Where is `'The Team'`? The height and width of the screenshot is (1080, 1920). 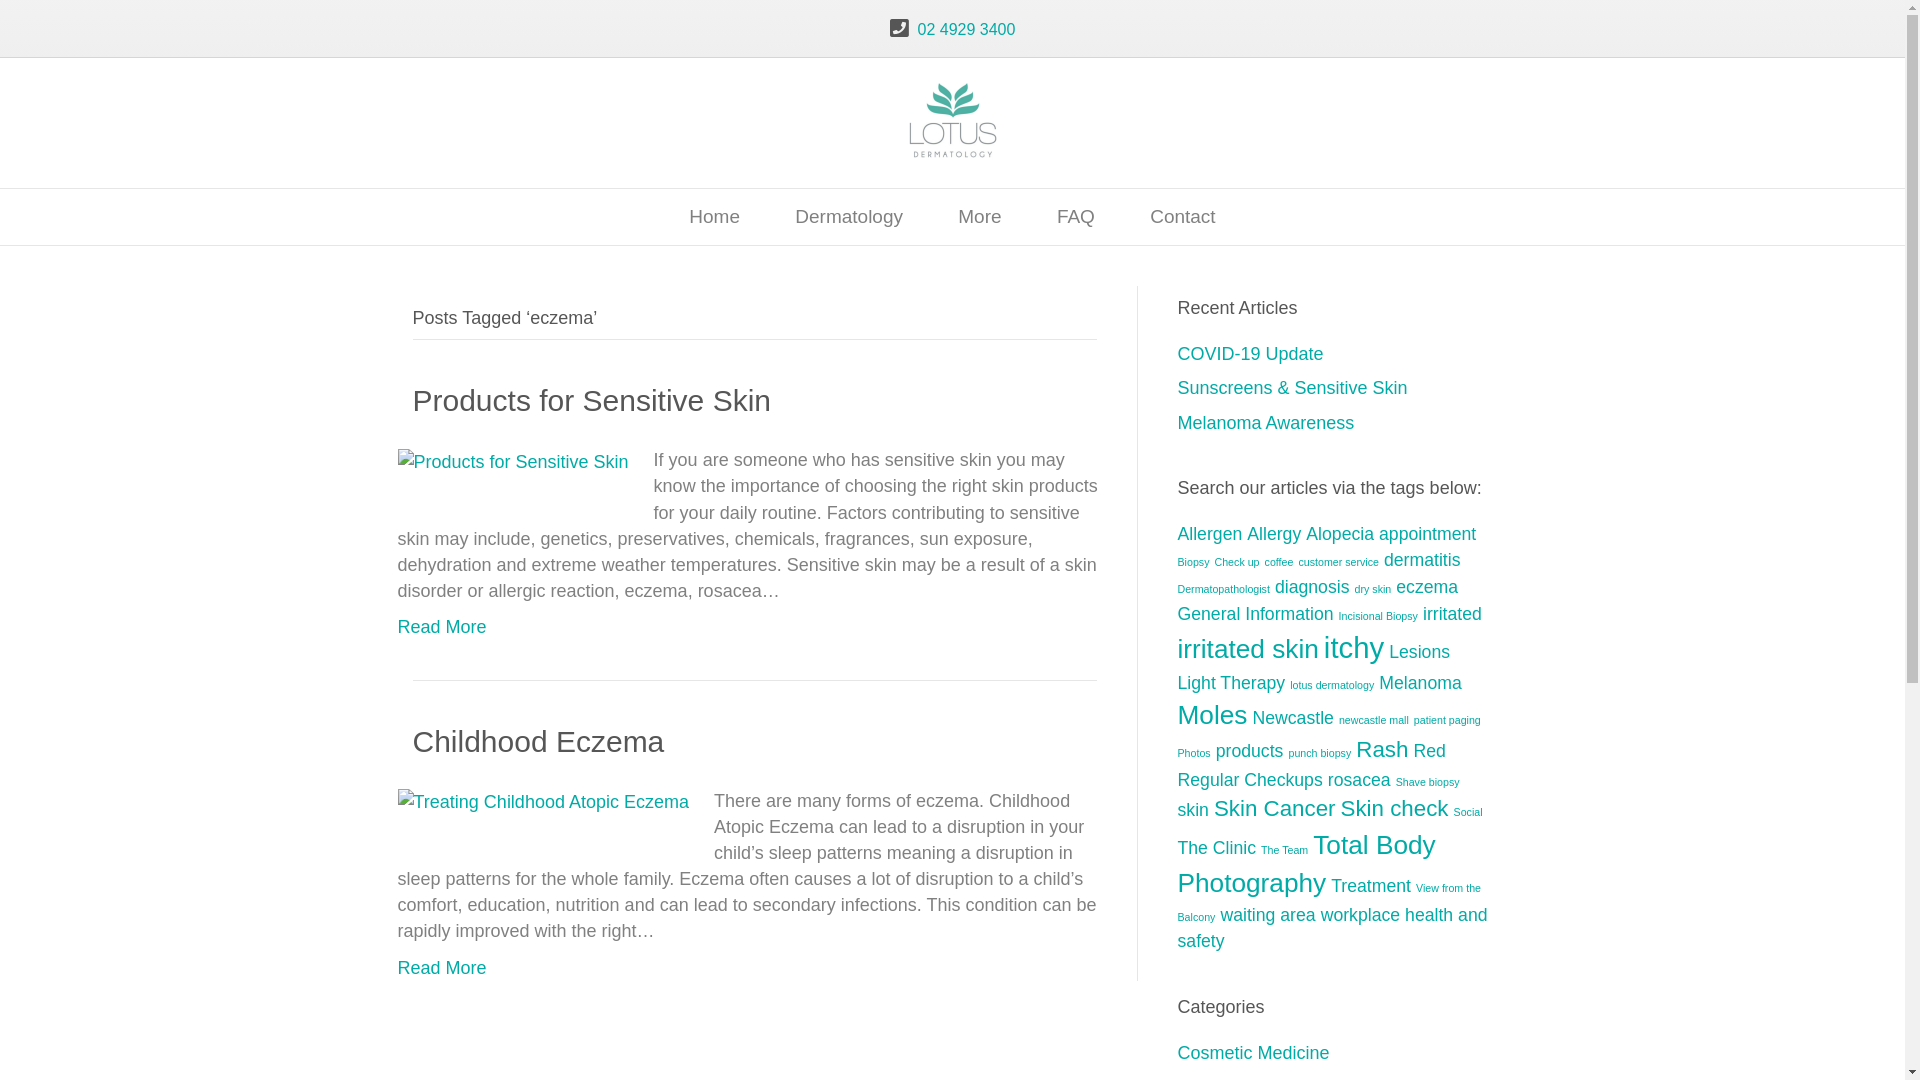
'The Team' is located at coordinates (1260, 849).